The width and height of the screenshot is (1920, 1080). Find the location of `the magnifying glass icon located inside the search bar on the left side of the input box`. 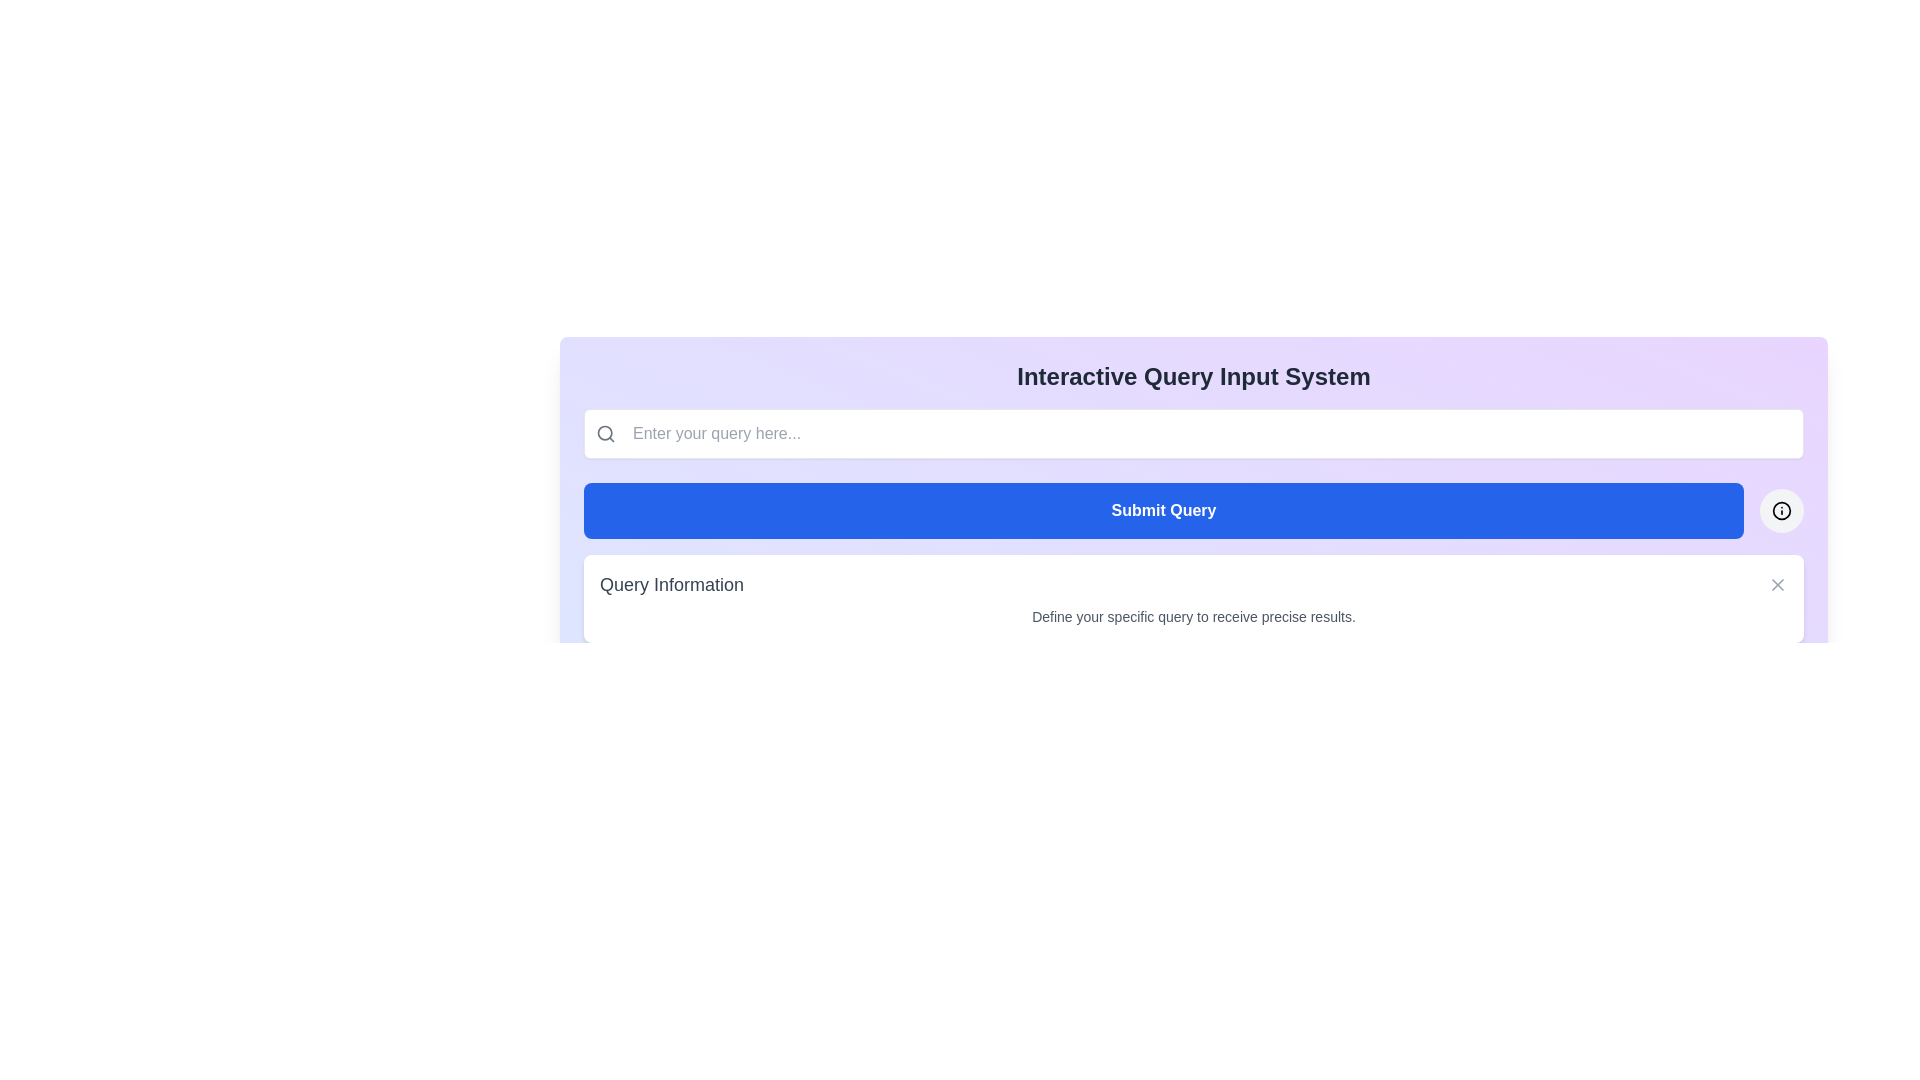

the magnifying glass icon located inside the search bar on the left side of the input box is located at coordinates (604, 433).